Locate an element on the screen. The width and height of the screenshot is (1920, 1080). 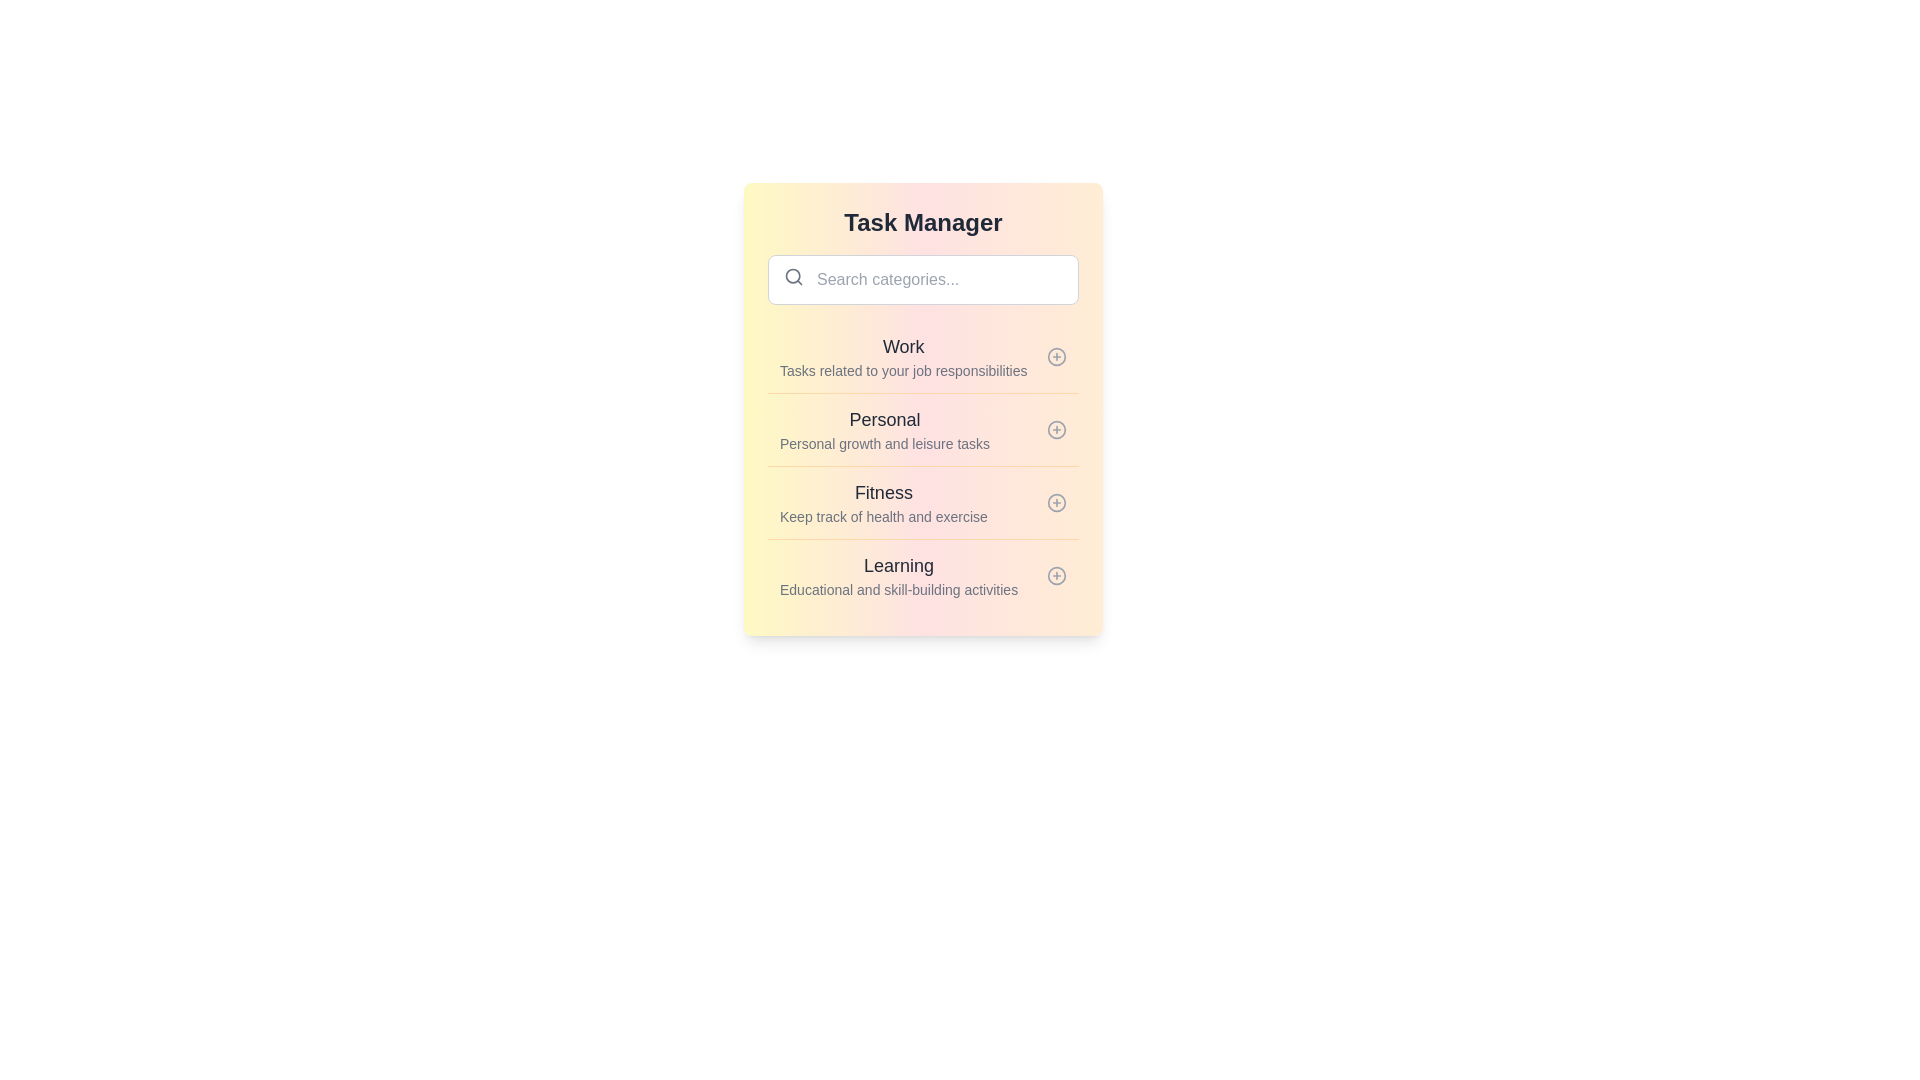
the search icon element located to the left of the search input field to initiate interaction is located at coordinates (792, 277).